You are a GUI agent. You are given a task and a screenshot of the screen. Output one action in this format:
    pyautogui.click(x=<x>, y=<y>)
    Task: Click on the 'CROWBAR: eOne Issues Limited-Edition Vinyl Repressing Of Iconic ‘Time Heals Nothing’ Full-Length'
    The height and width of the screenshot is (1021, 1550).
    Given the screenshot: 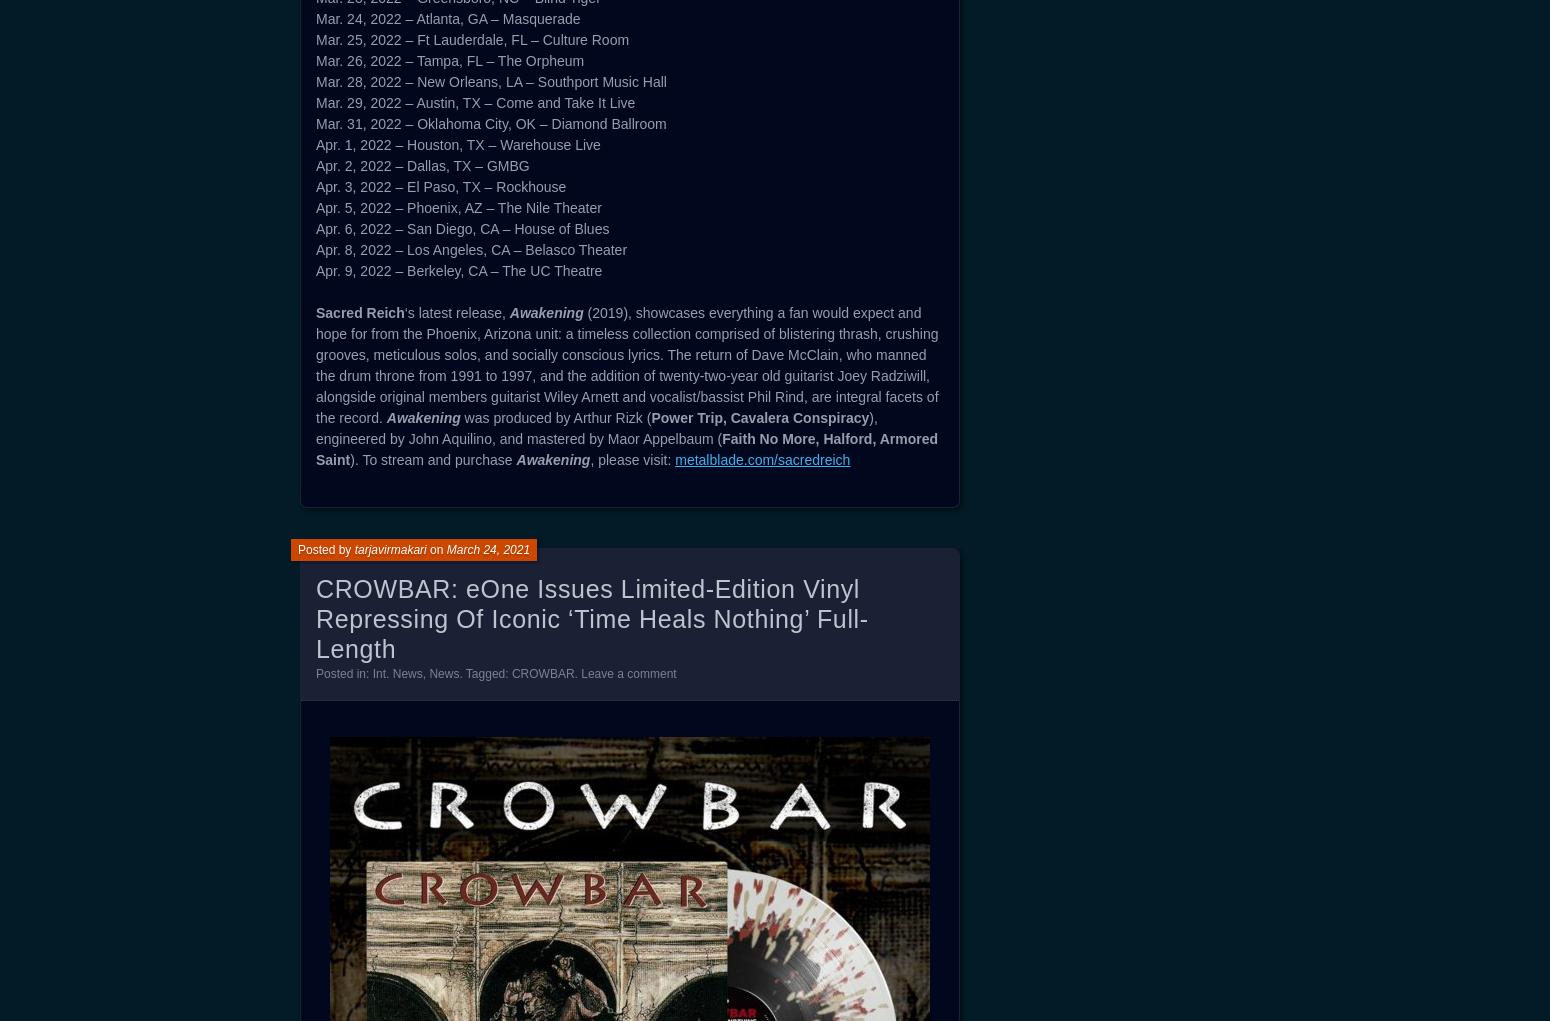 What is the action you would take?
    pyautogui.click(x=591, y=619)
    